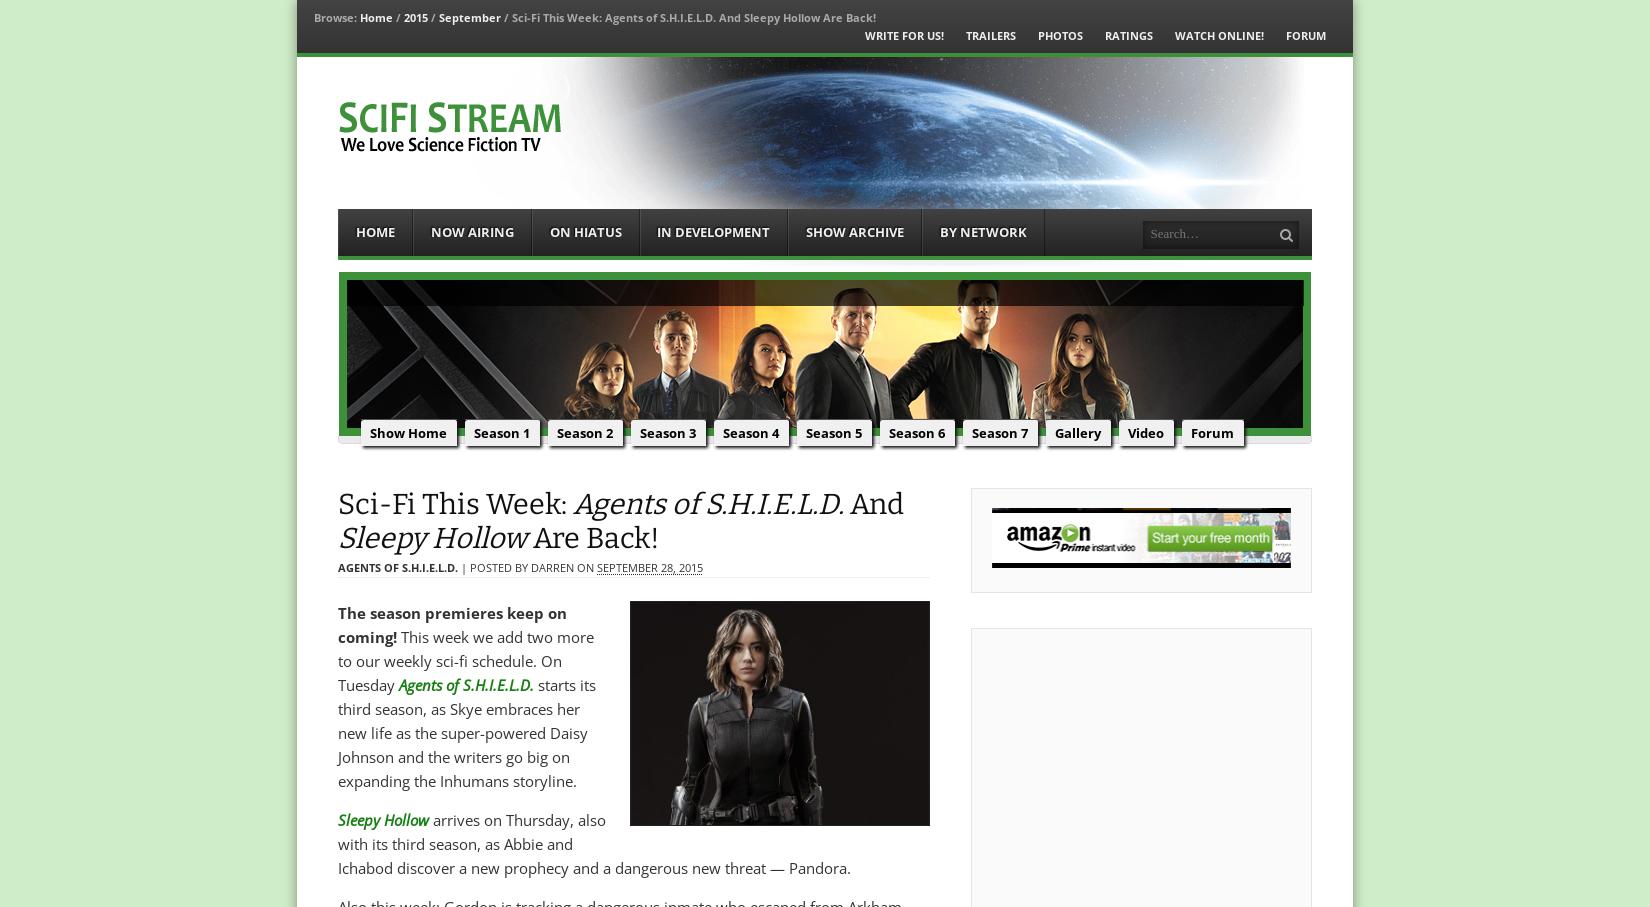  Describe the element at coordinates (334, 16) in the screenshot. I see `'Browse:'` at that location.